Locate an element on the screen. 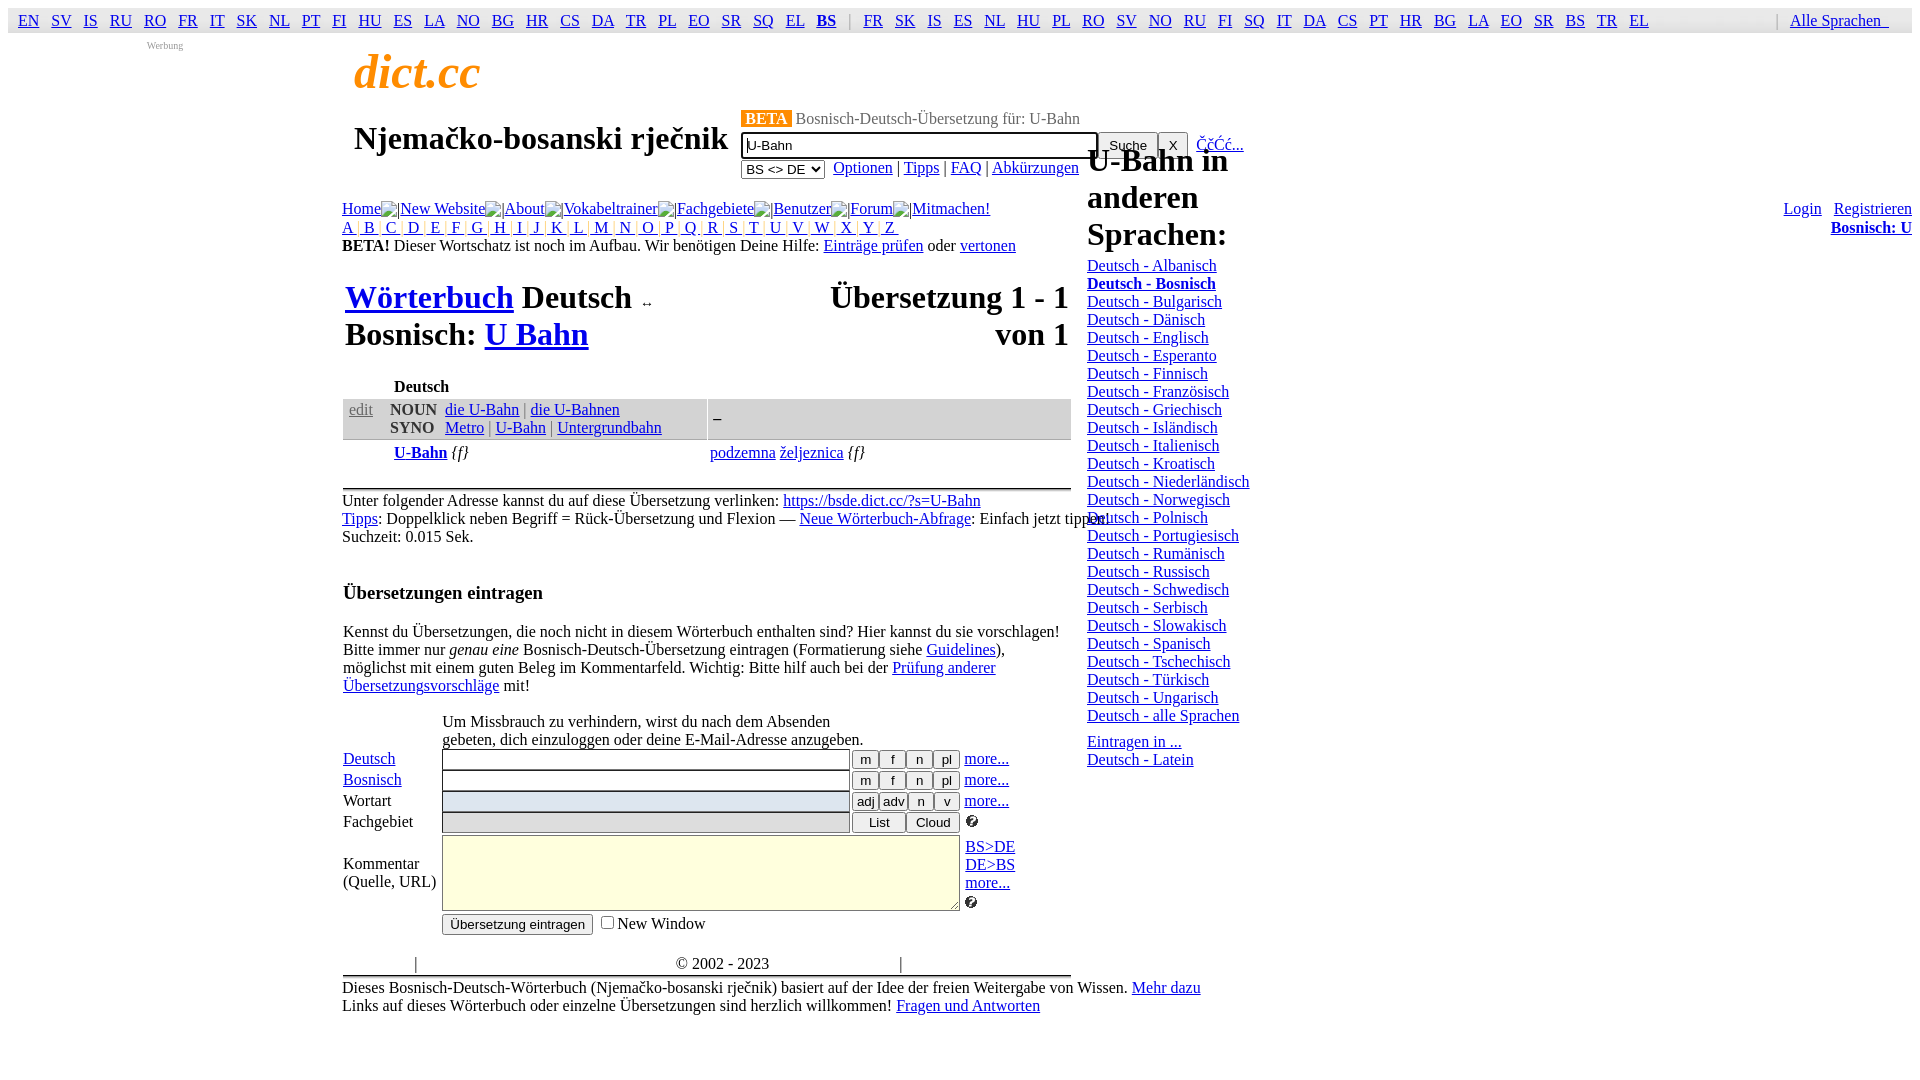  'Cloud' is located at coordinates (905, 822).